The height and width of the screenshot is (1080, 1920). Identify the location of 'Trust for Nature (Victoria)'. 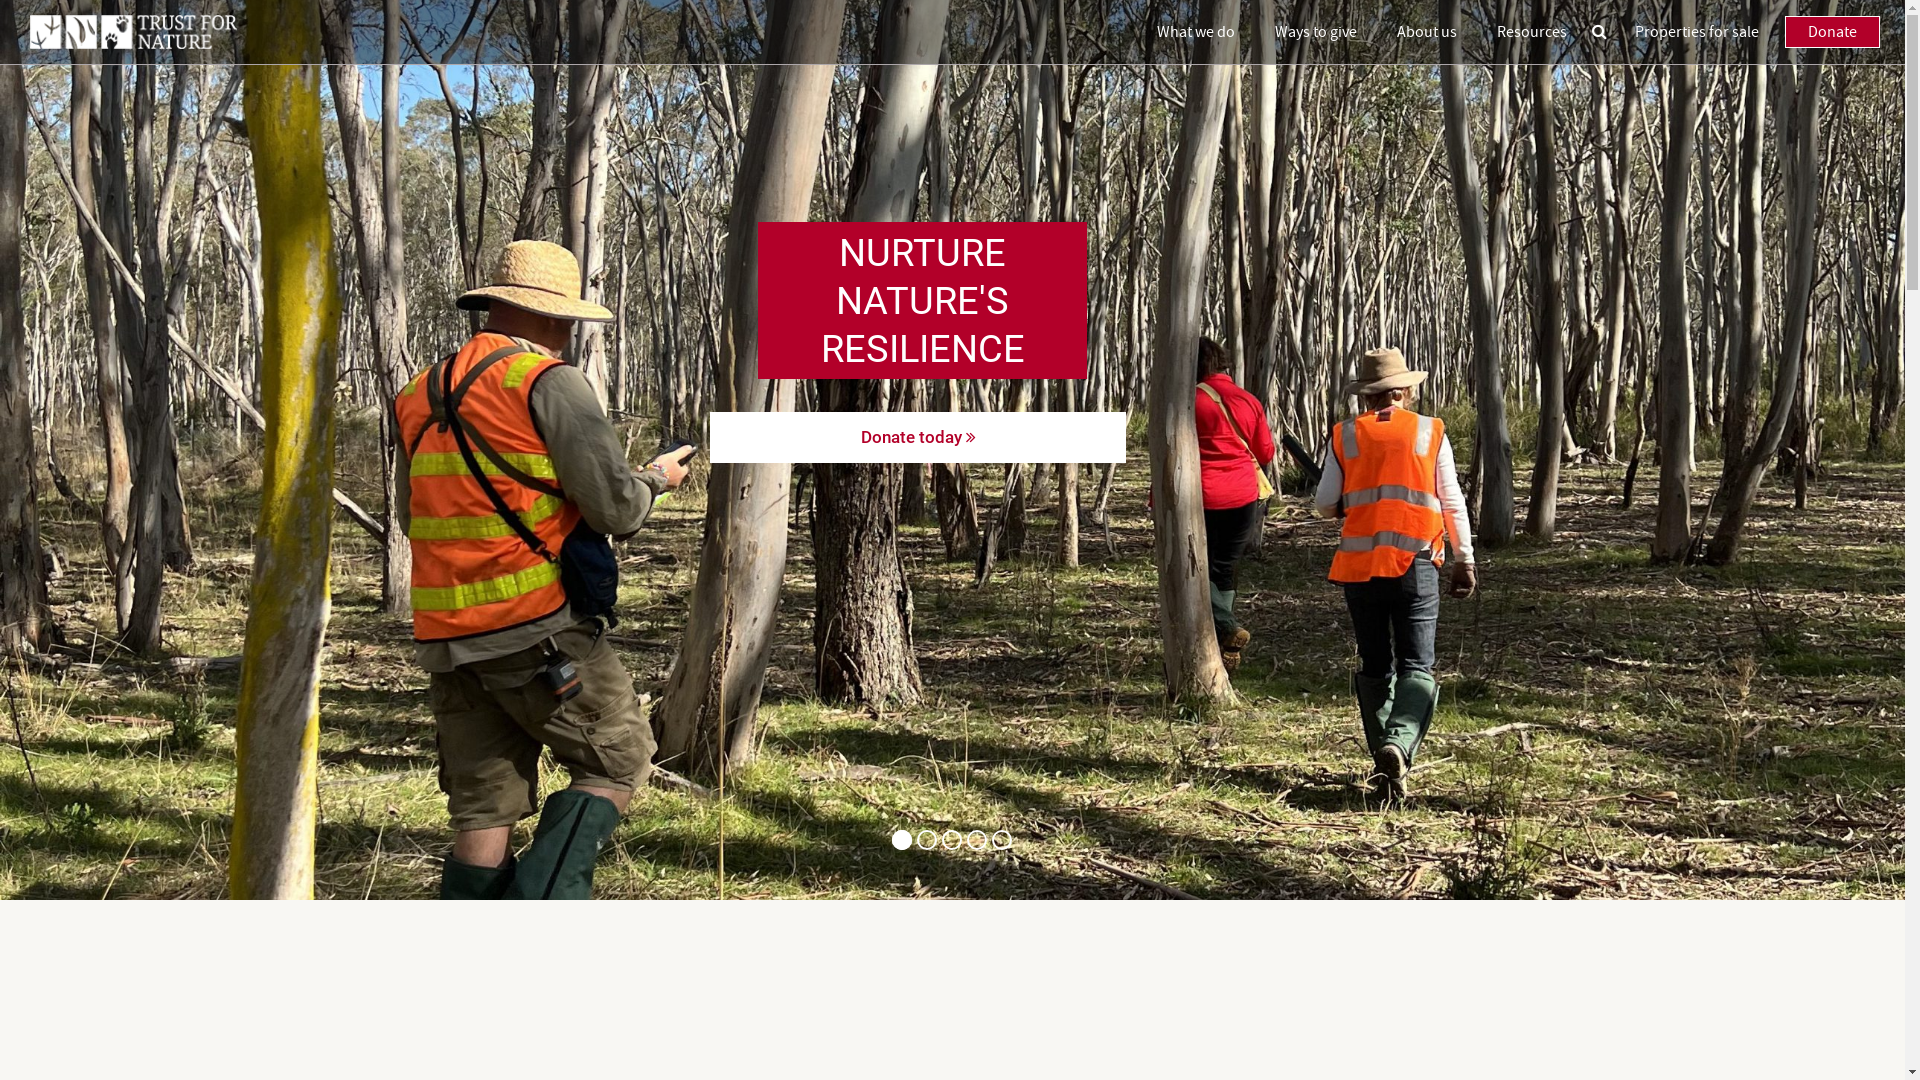
(133, 31).